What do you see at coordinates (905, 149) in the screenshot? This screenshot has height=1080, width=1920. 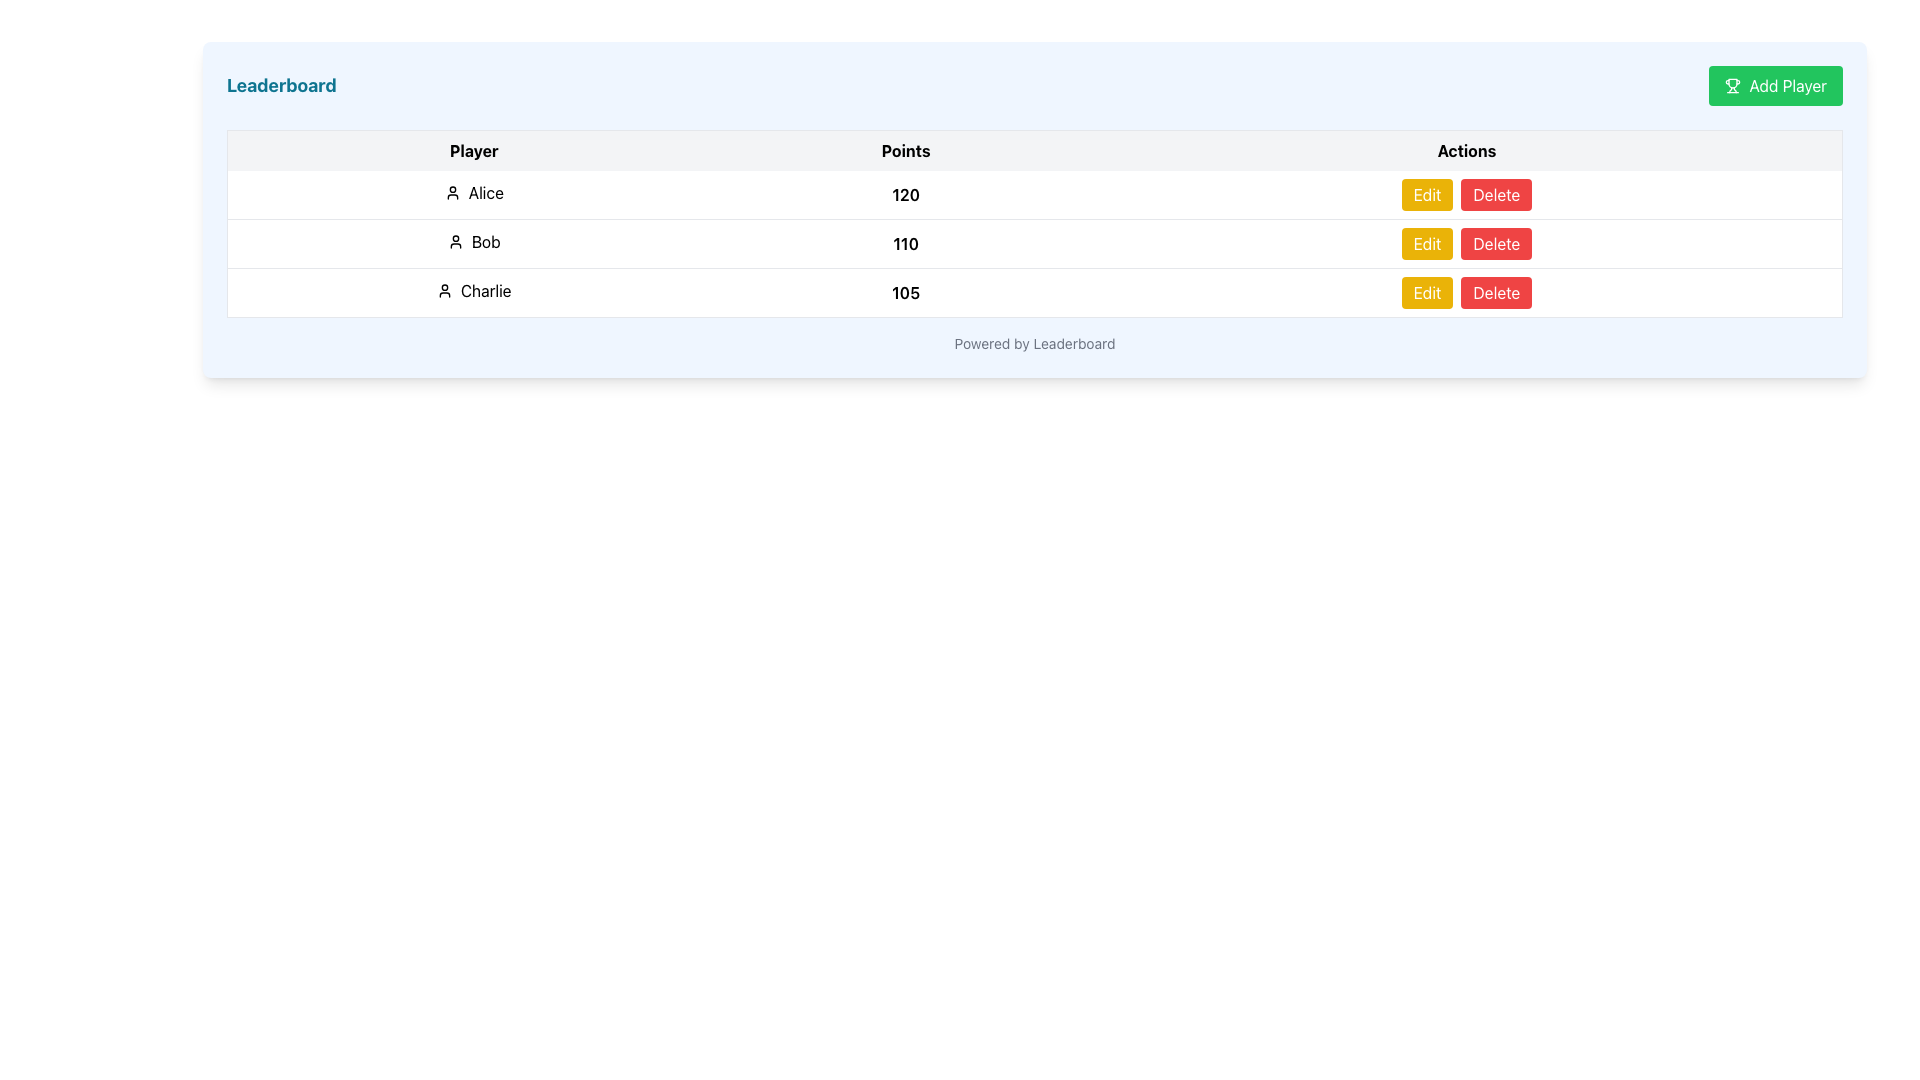 I see `the header label for the 'Points' column, which is centrally aligned in the second column of the table's header row between 'Player' and 'Actions'` at bounding box center [905, 149].